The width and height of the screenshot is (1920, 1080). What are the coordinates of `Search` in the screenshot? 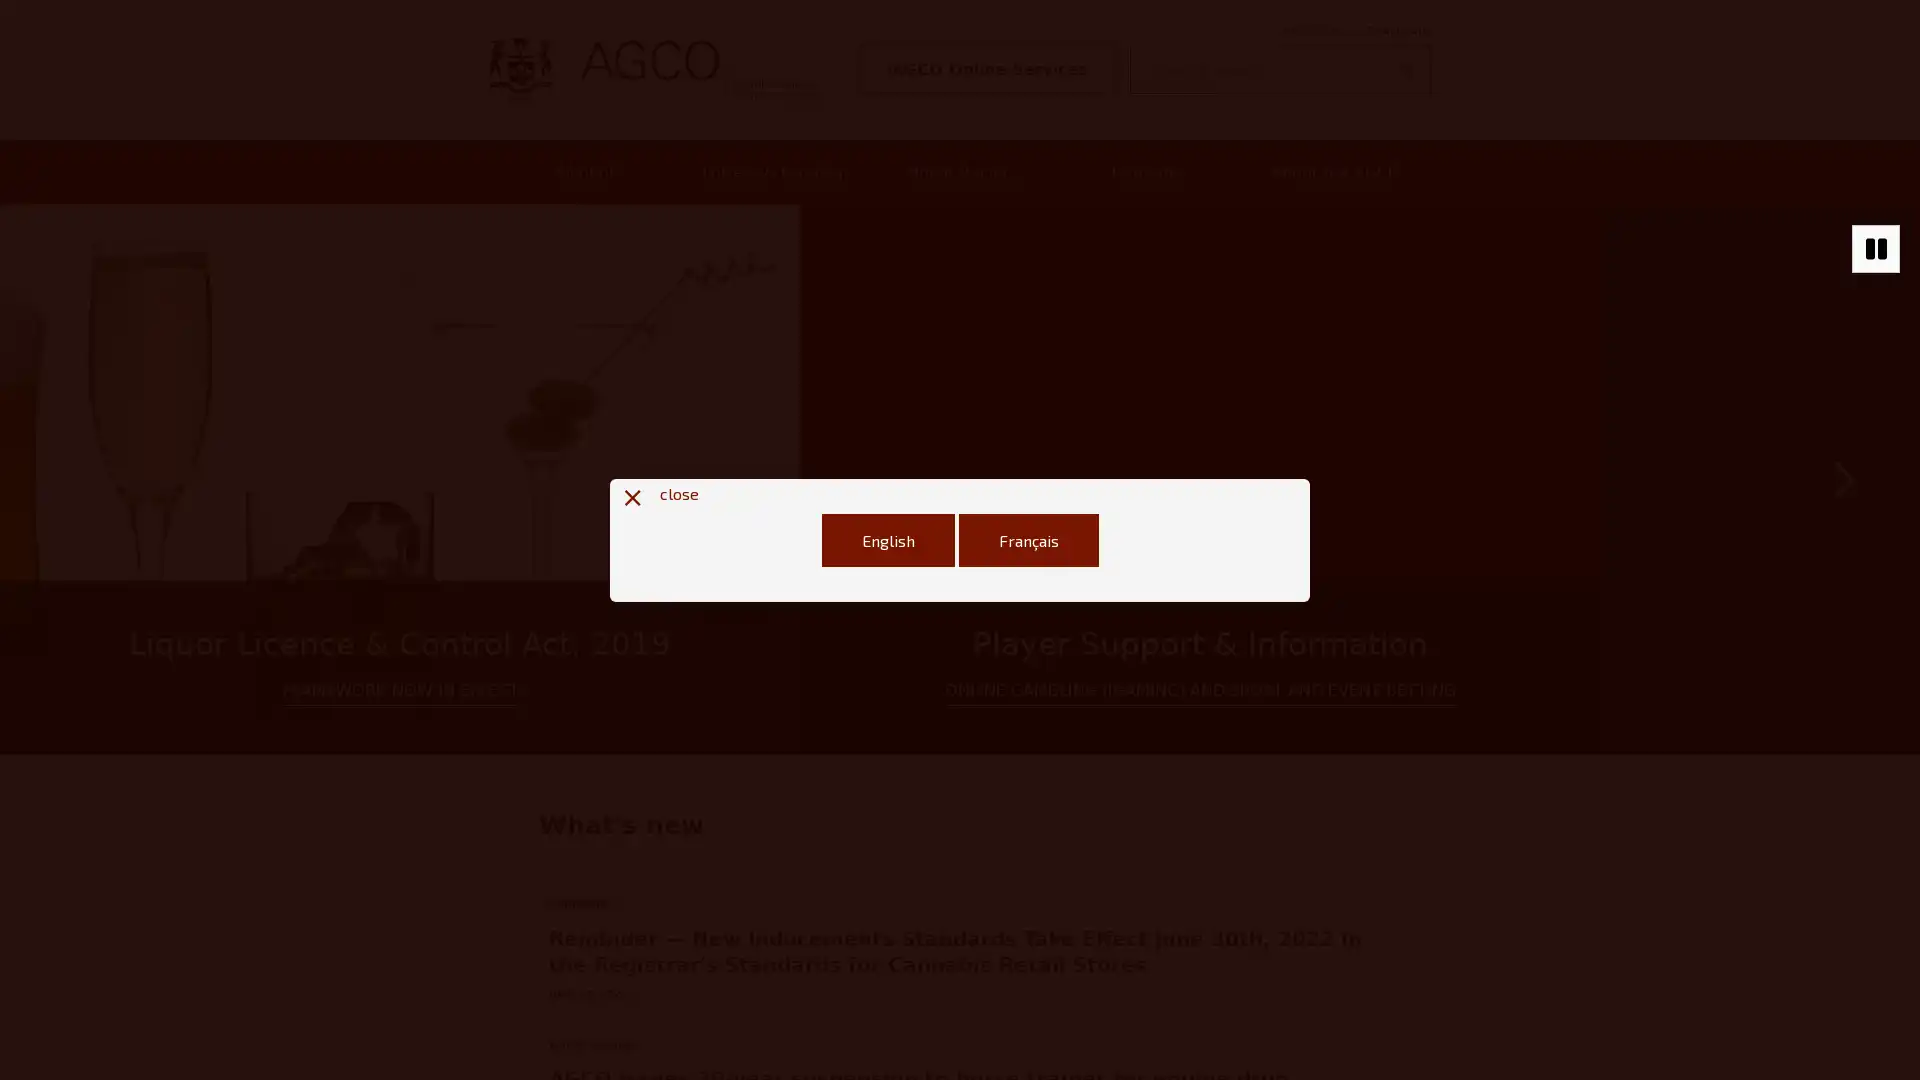 It's located at (1405, 68).